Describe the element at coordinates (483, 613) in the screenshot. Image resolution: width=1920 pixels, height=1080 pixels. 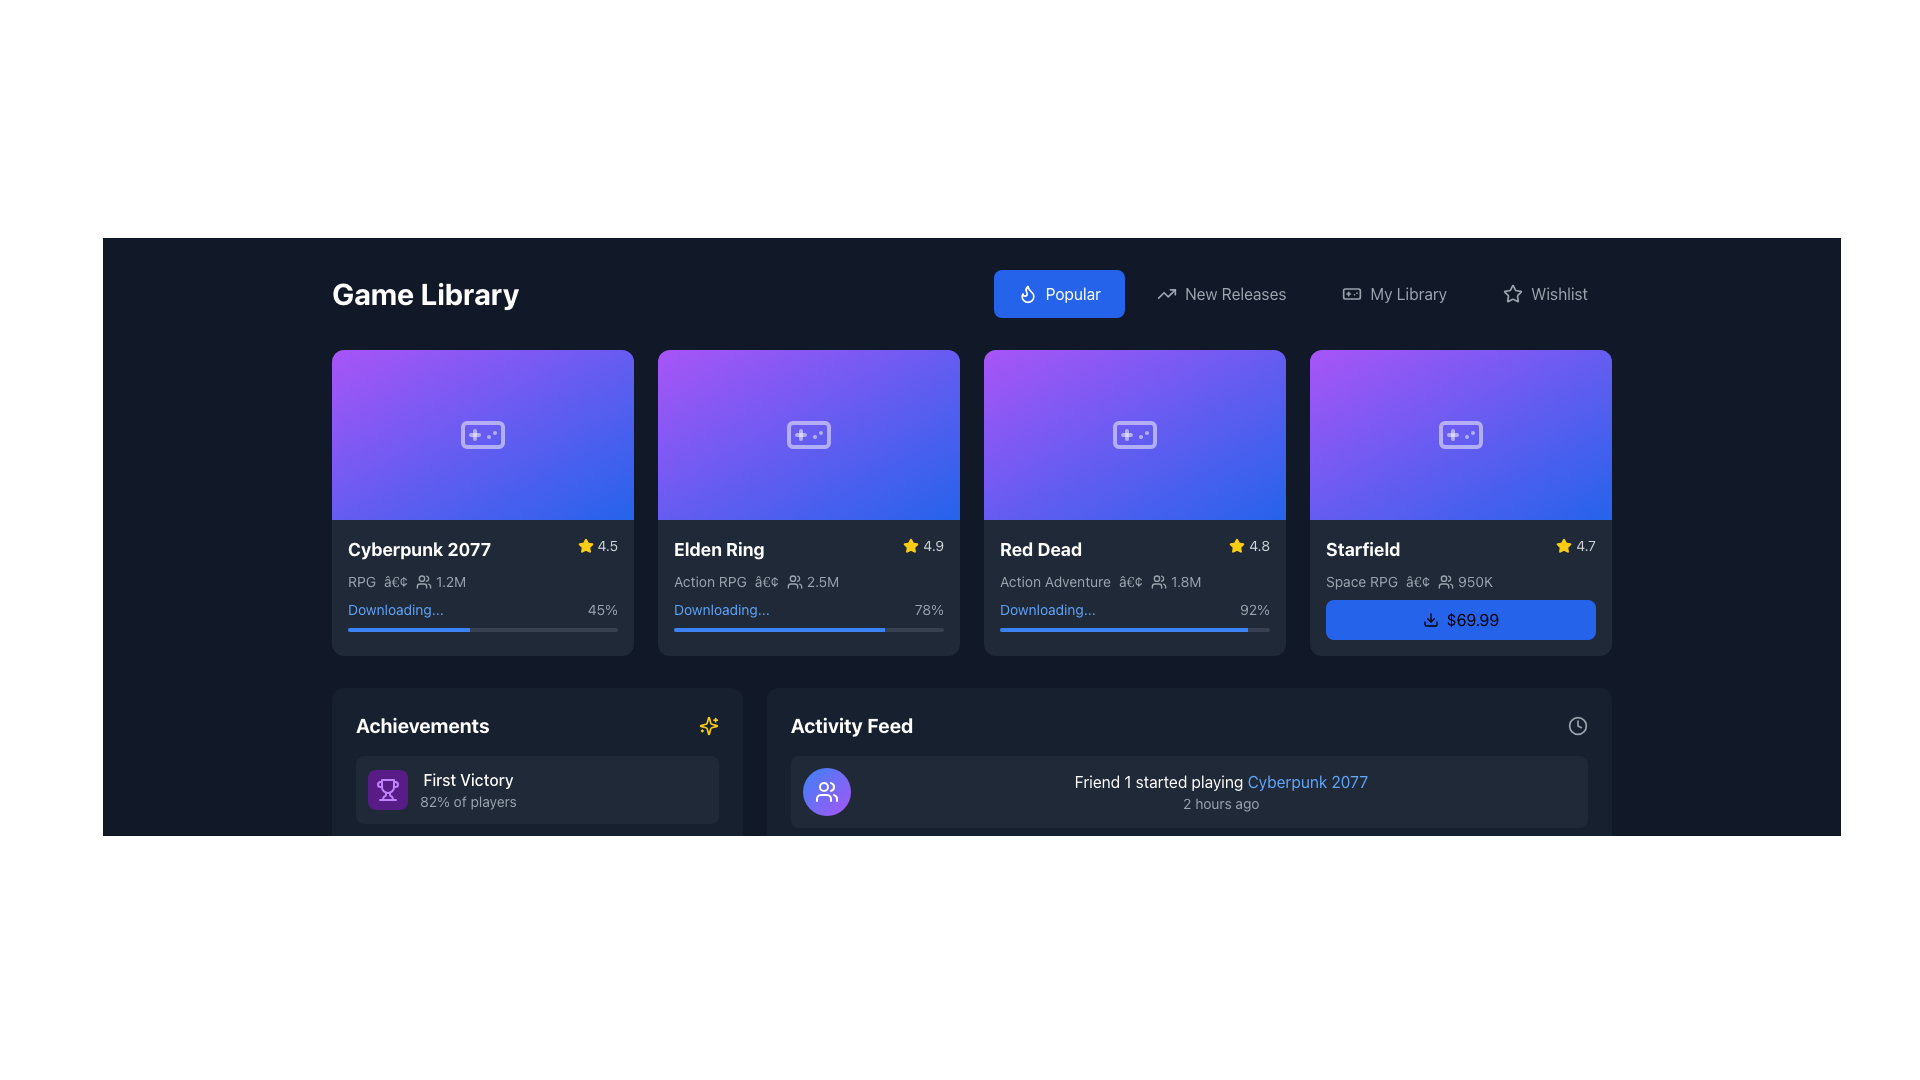
I see `the progress indicator for the download operation of the game 'Cyberpunk 2077', located in the Game Library section below the genre and user count information` at that location.